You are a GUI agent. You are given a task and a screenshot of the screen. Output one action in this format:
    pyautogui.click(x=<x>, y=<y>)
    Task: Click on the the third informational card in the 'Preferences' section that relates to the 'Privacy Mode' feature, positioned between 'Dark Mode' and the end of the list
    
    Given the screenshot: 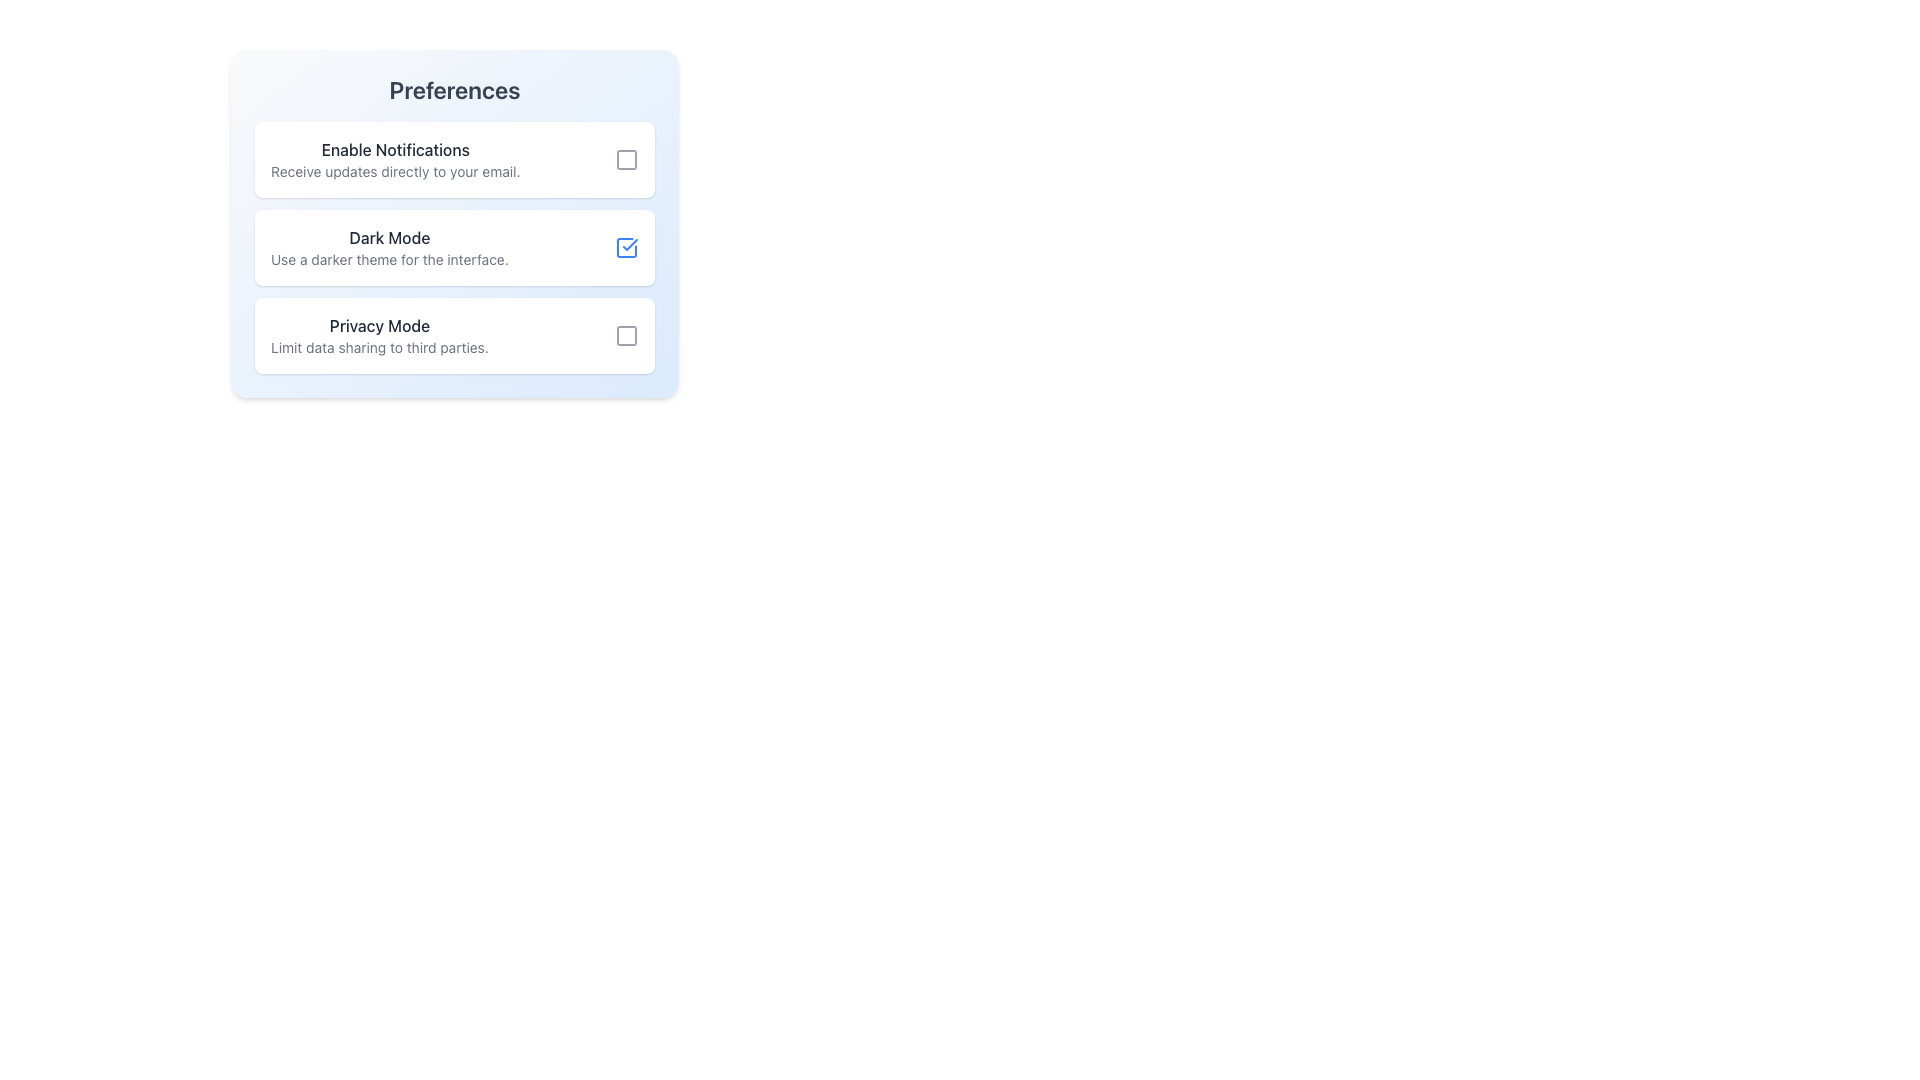 What is the action you would take?
    pyautogui.click(x=454, y=334)
    